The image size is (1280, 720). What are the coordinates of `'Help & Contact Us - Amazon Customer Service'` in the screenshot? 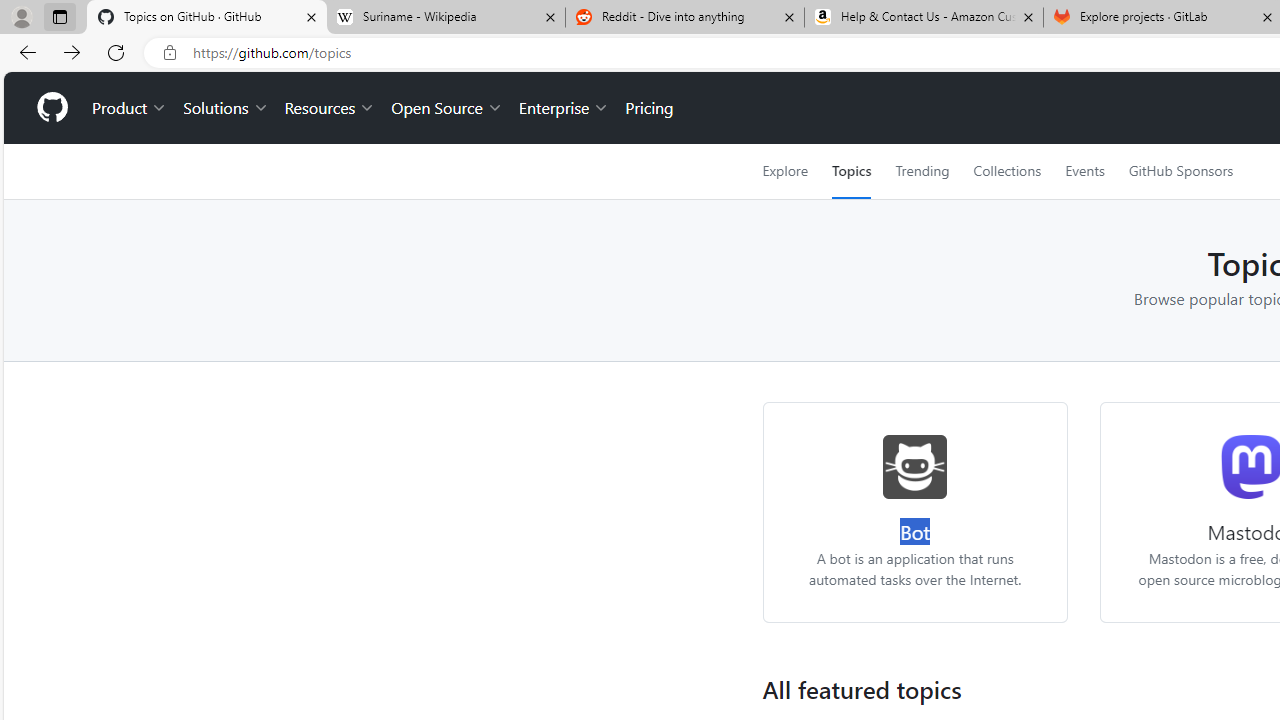 It's located at (923, 17).